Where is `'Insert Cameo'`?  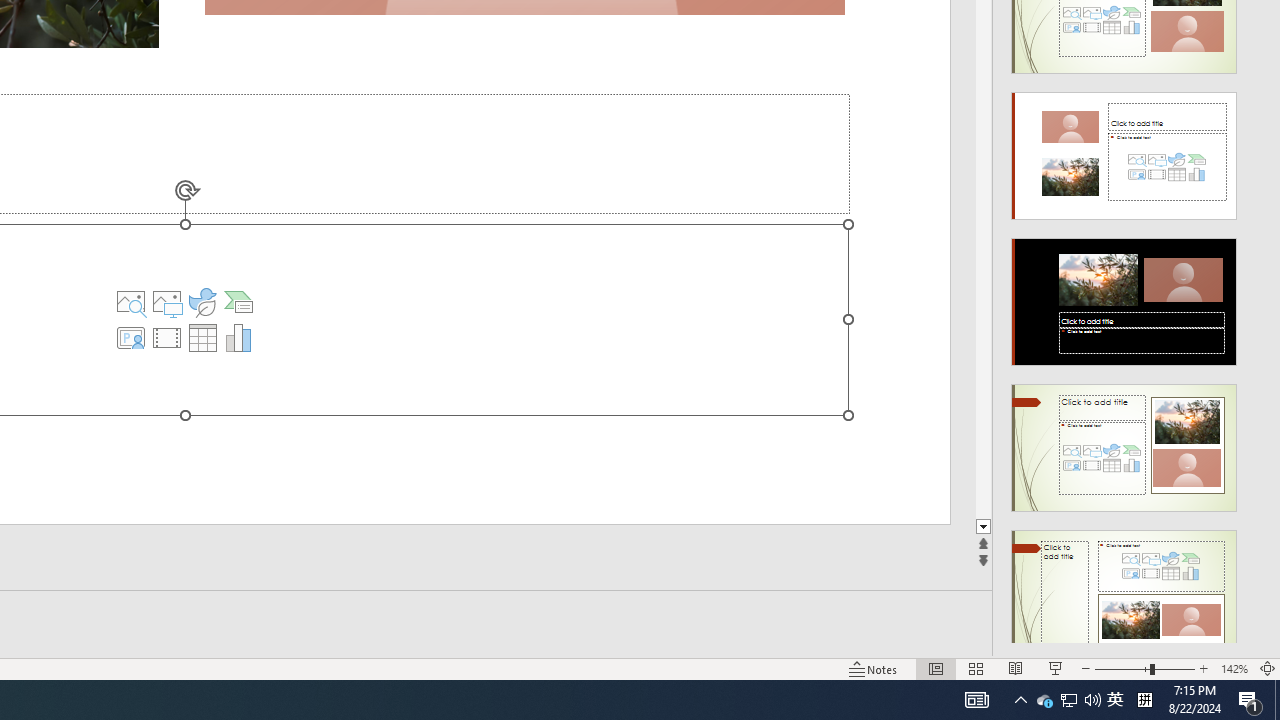 'Insert Cameo' is located at coordinates (130, 337).